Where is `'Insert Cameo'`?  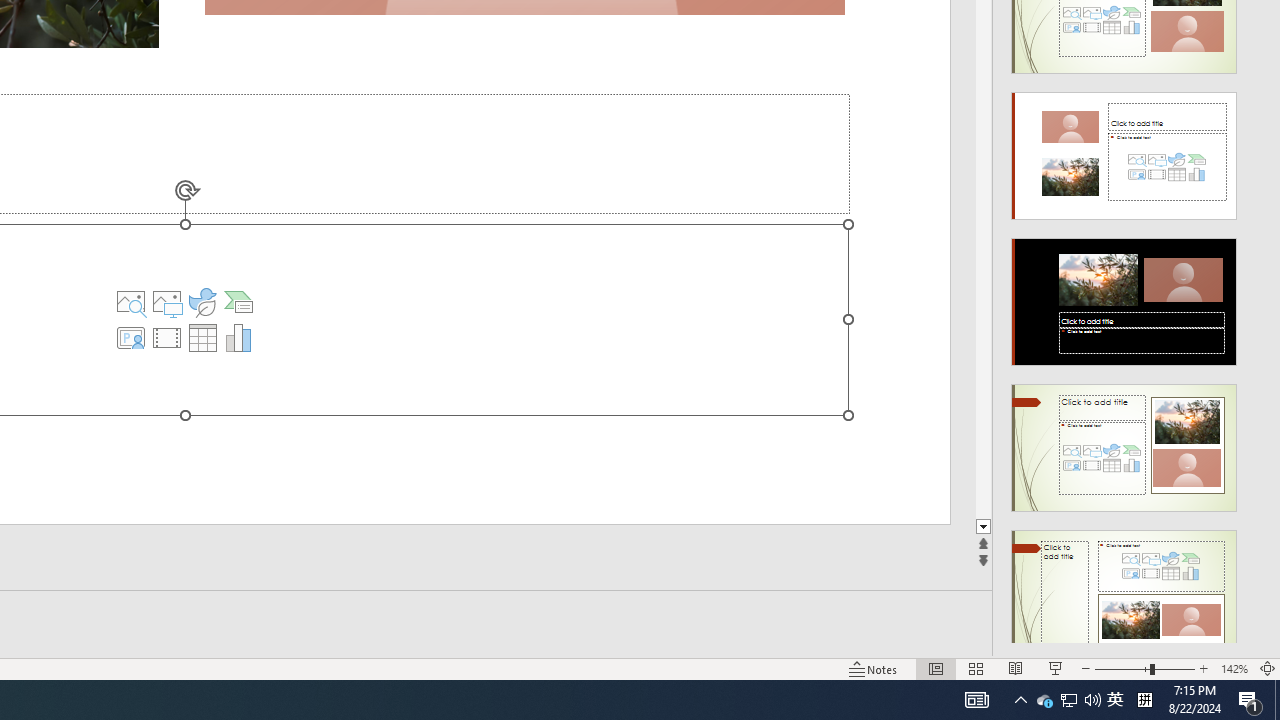 'Insert Cameo' is located at coordinates (130, 337).